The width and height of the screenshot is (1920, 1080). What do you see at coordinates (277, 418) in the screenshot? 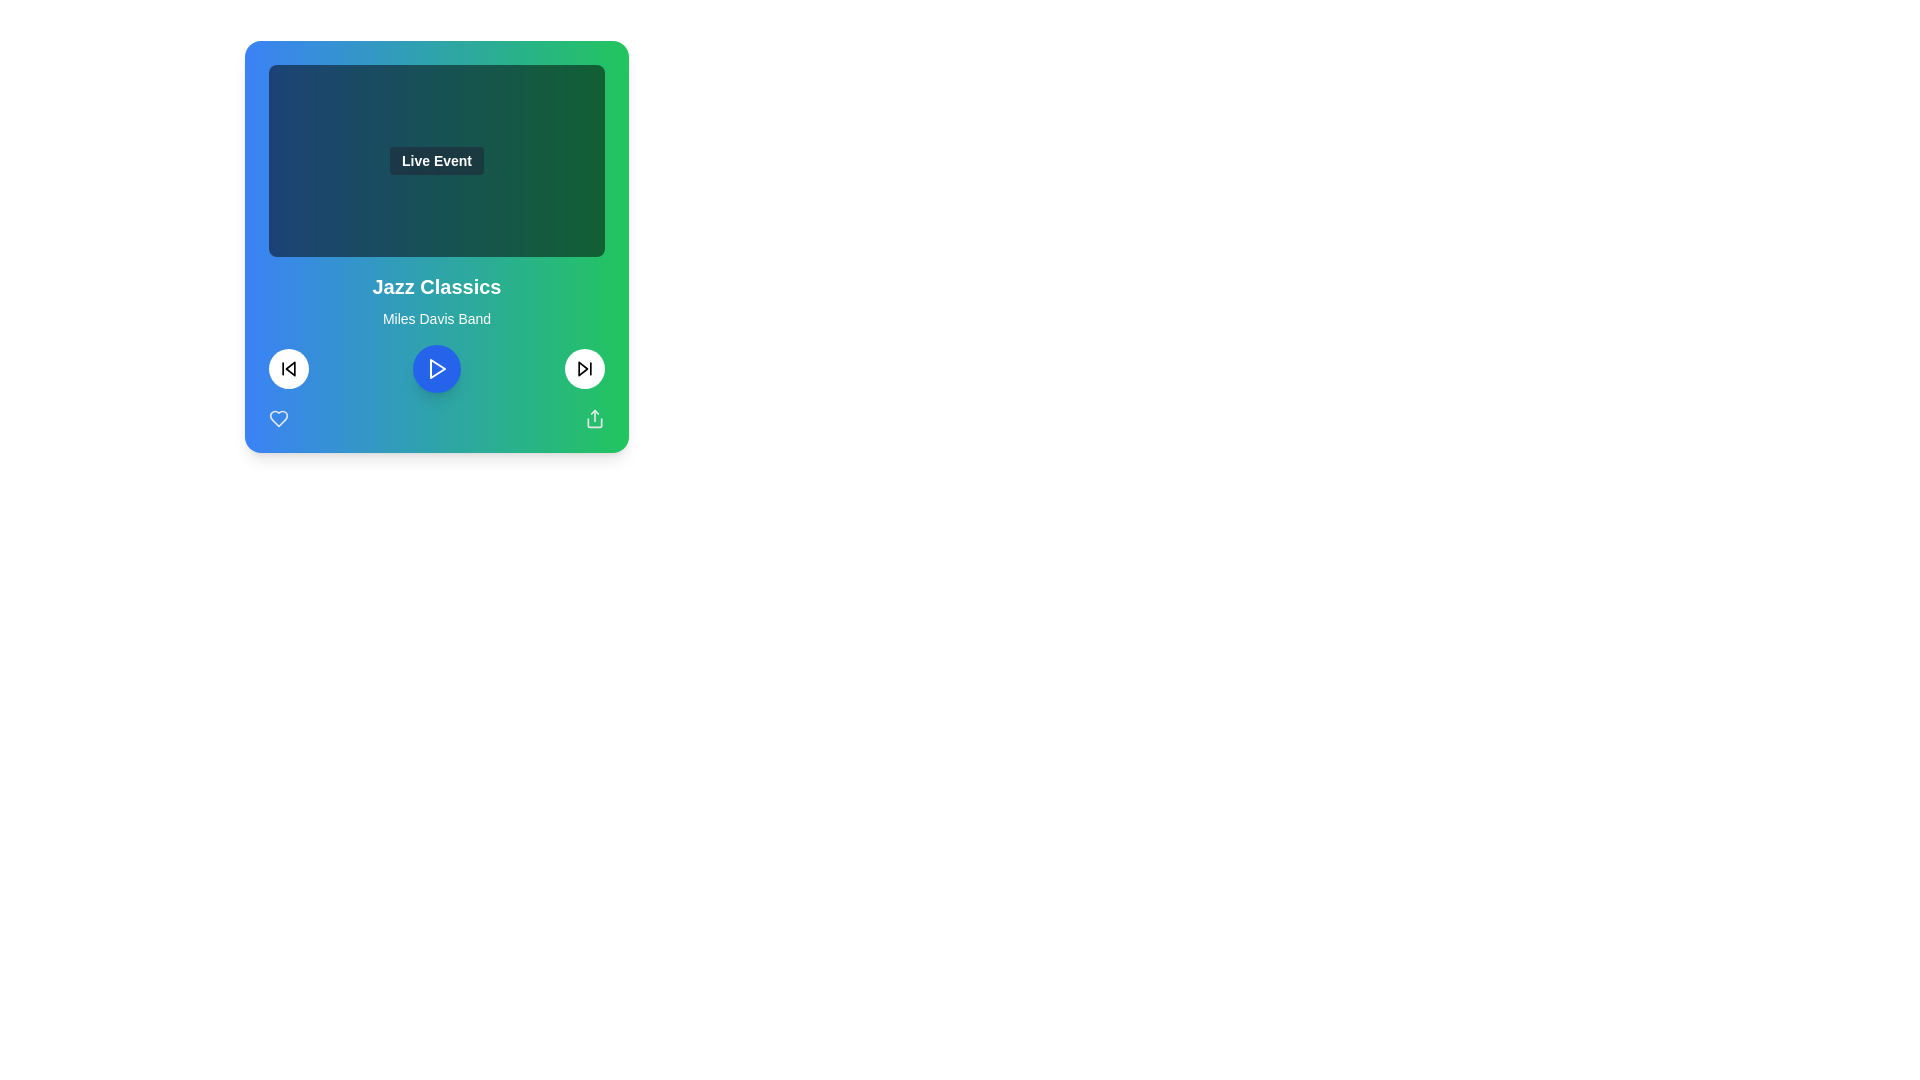
I see `the outlined heart vector icon located in the bottom left corner of the music player card to like or unlike the item` at bounding box center [277, 418].